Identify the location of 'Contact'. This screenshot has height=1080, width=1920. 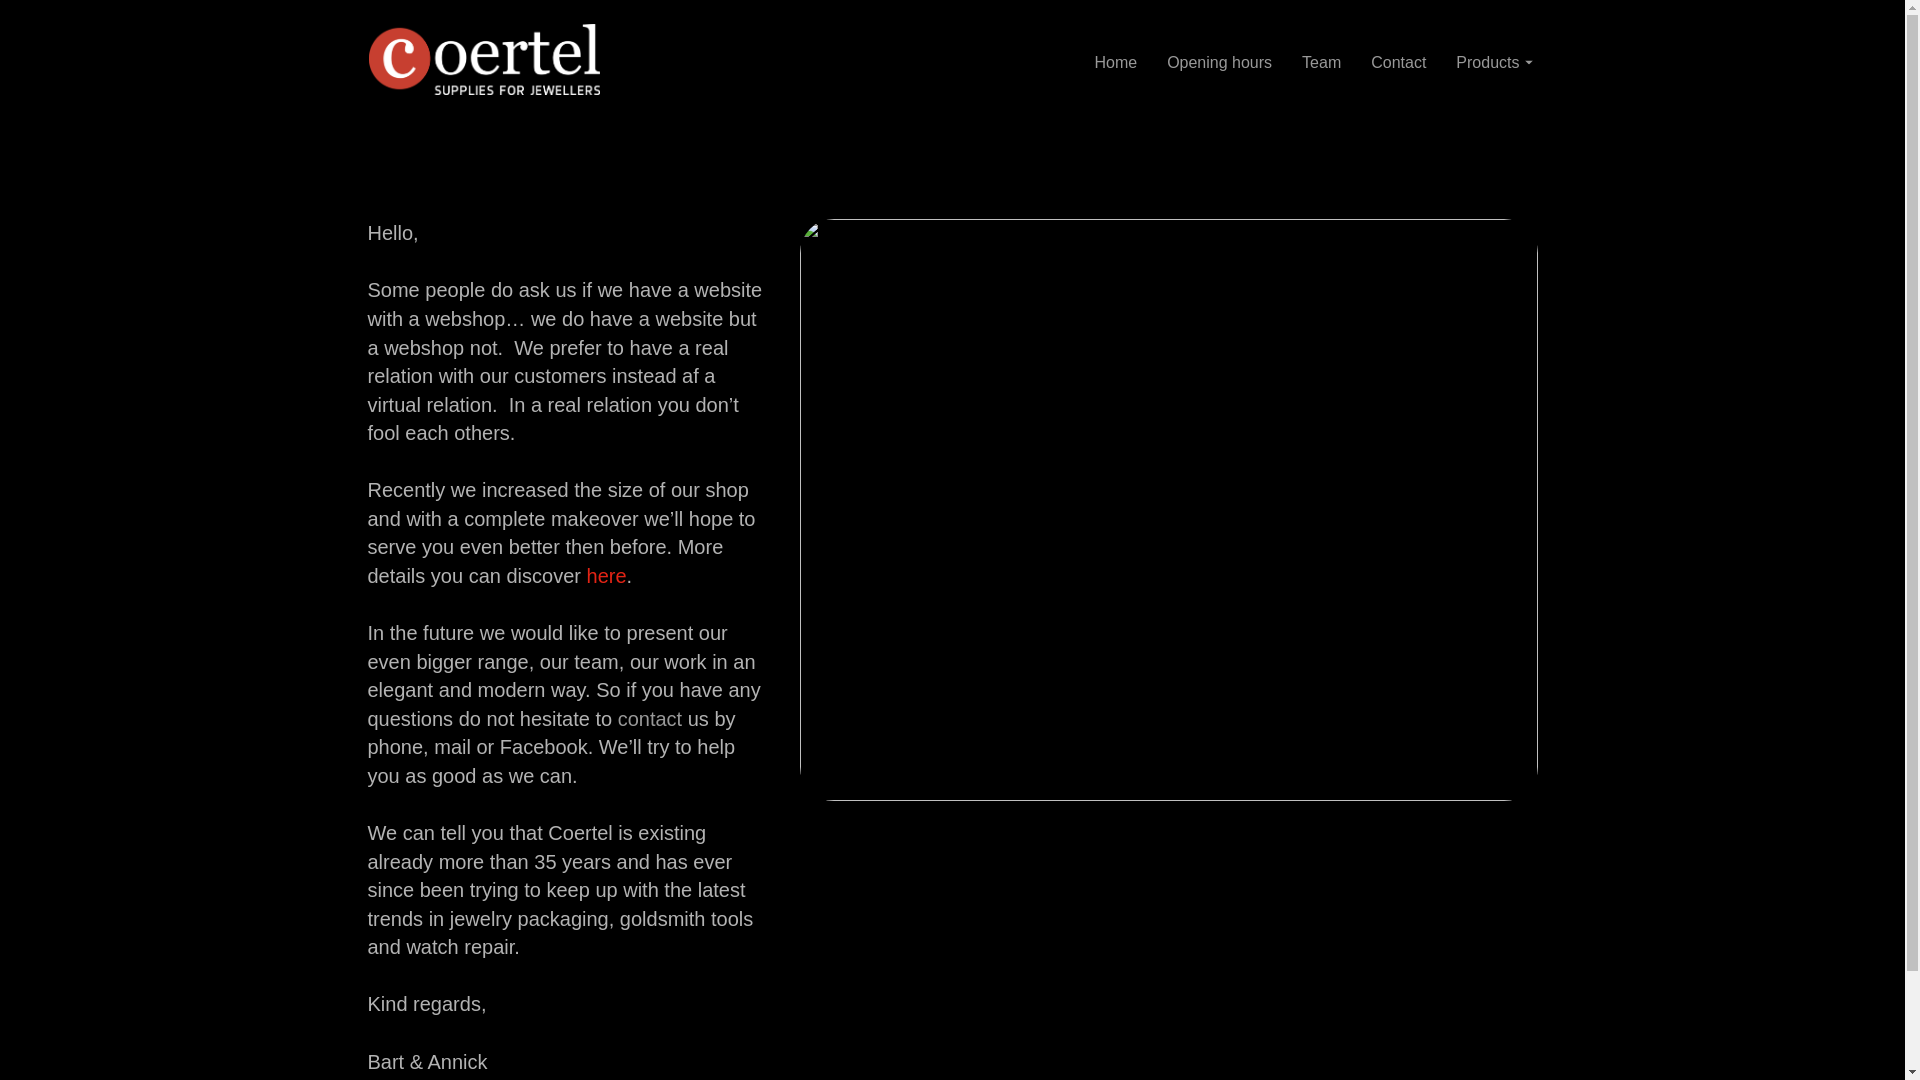
(1356, 60).